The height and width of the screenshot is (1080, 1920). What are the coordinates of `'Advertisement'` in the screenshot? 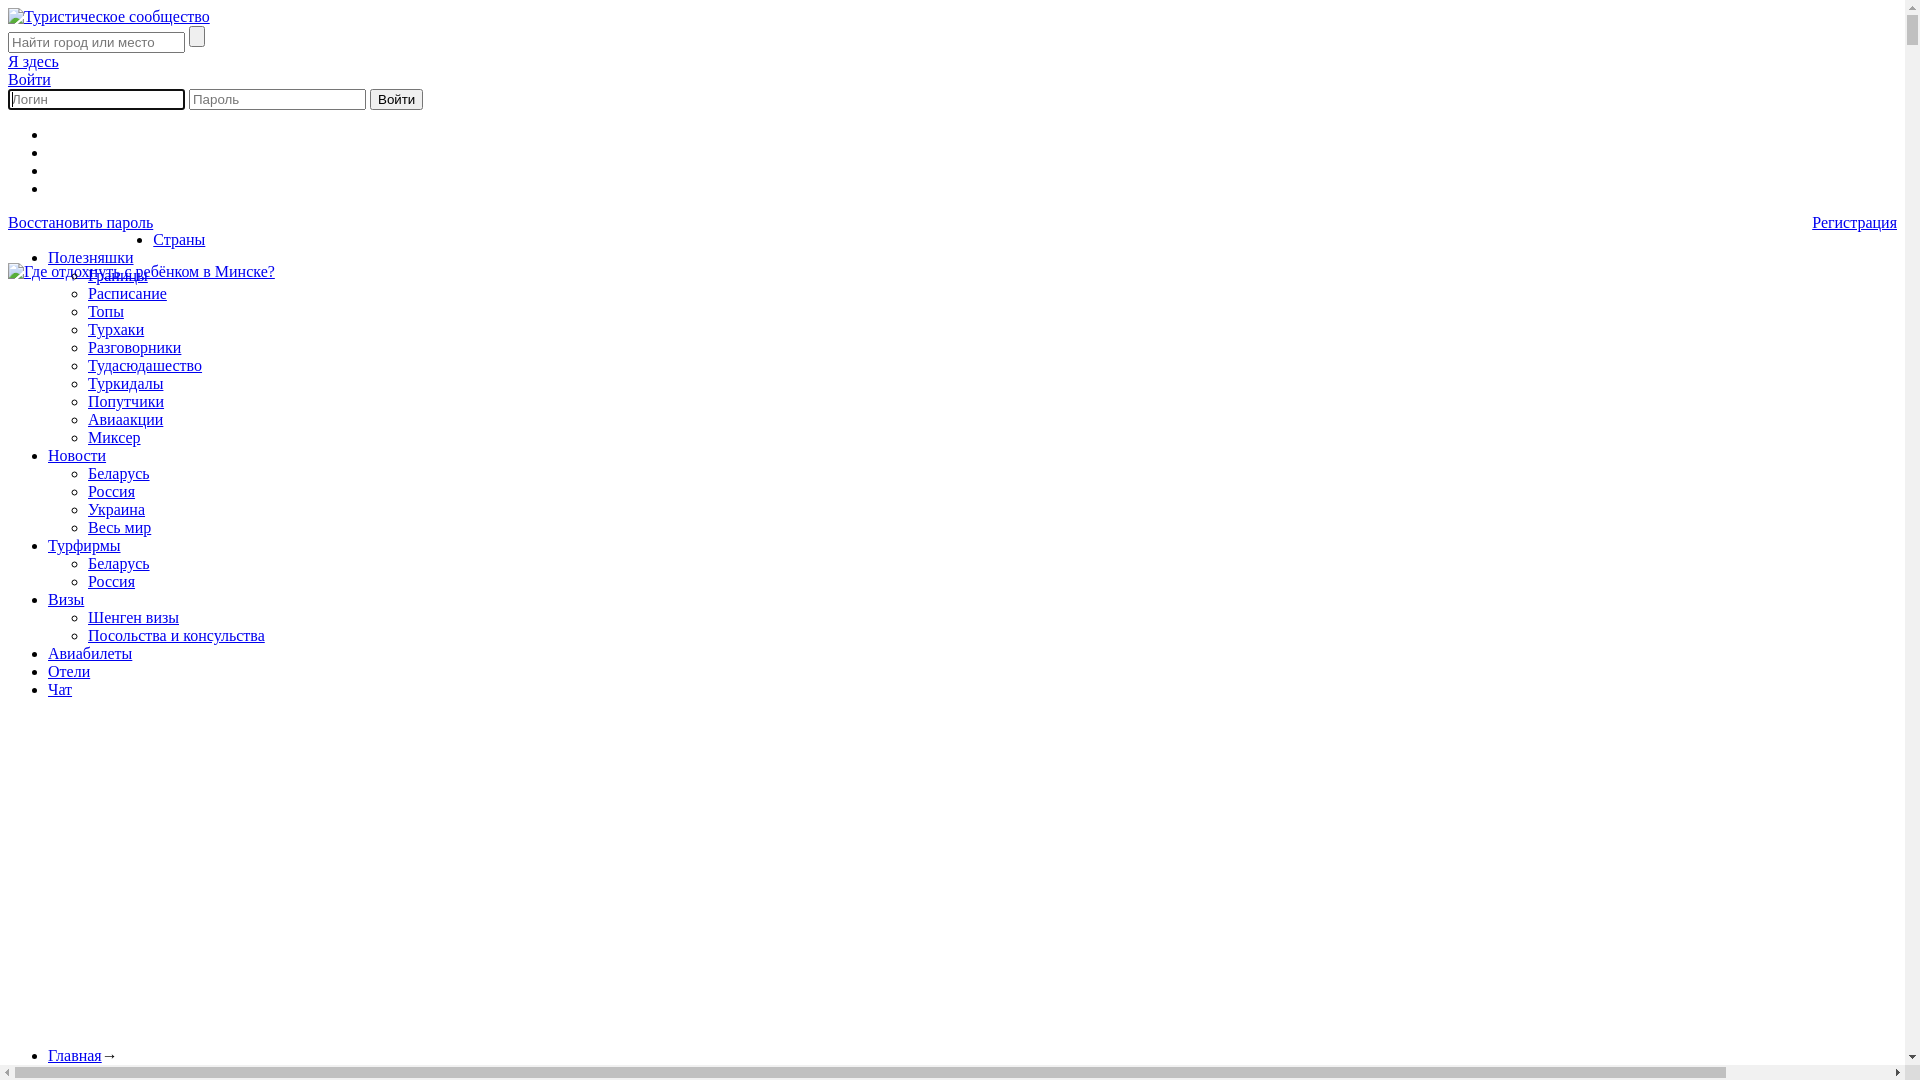 It's located at (607, 890).